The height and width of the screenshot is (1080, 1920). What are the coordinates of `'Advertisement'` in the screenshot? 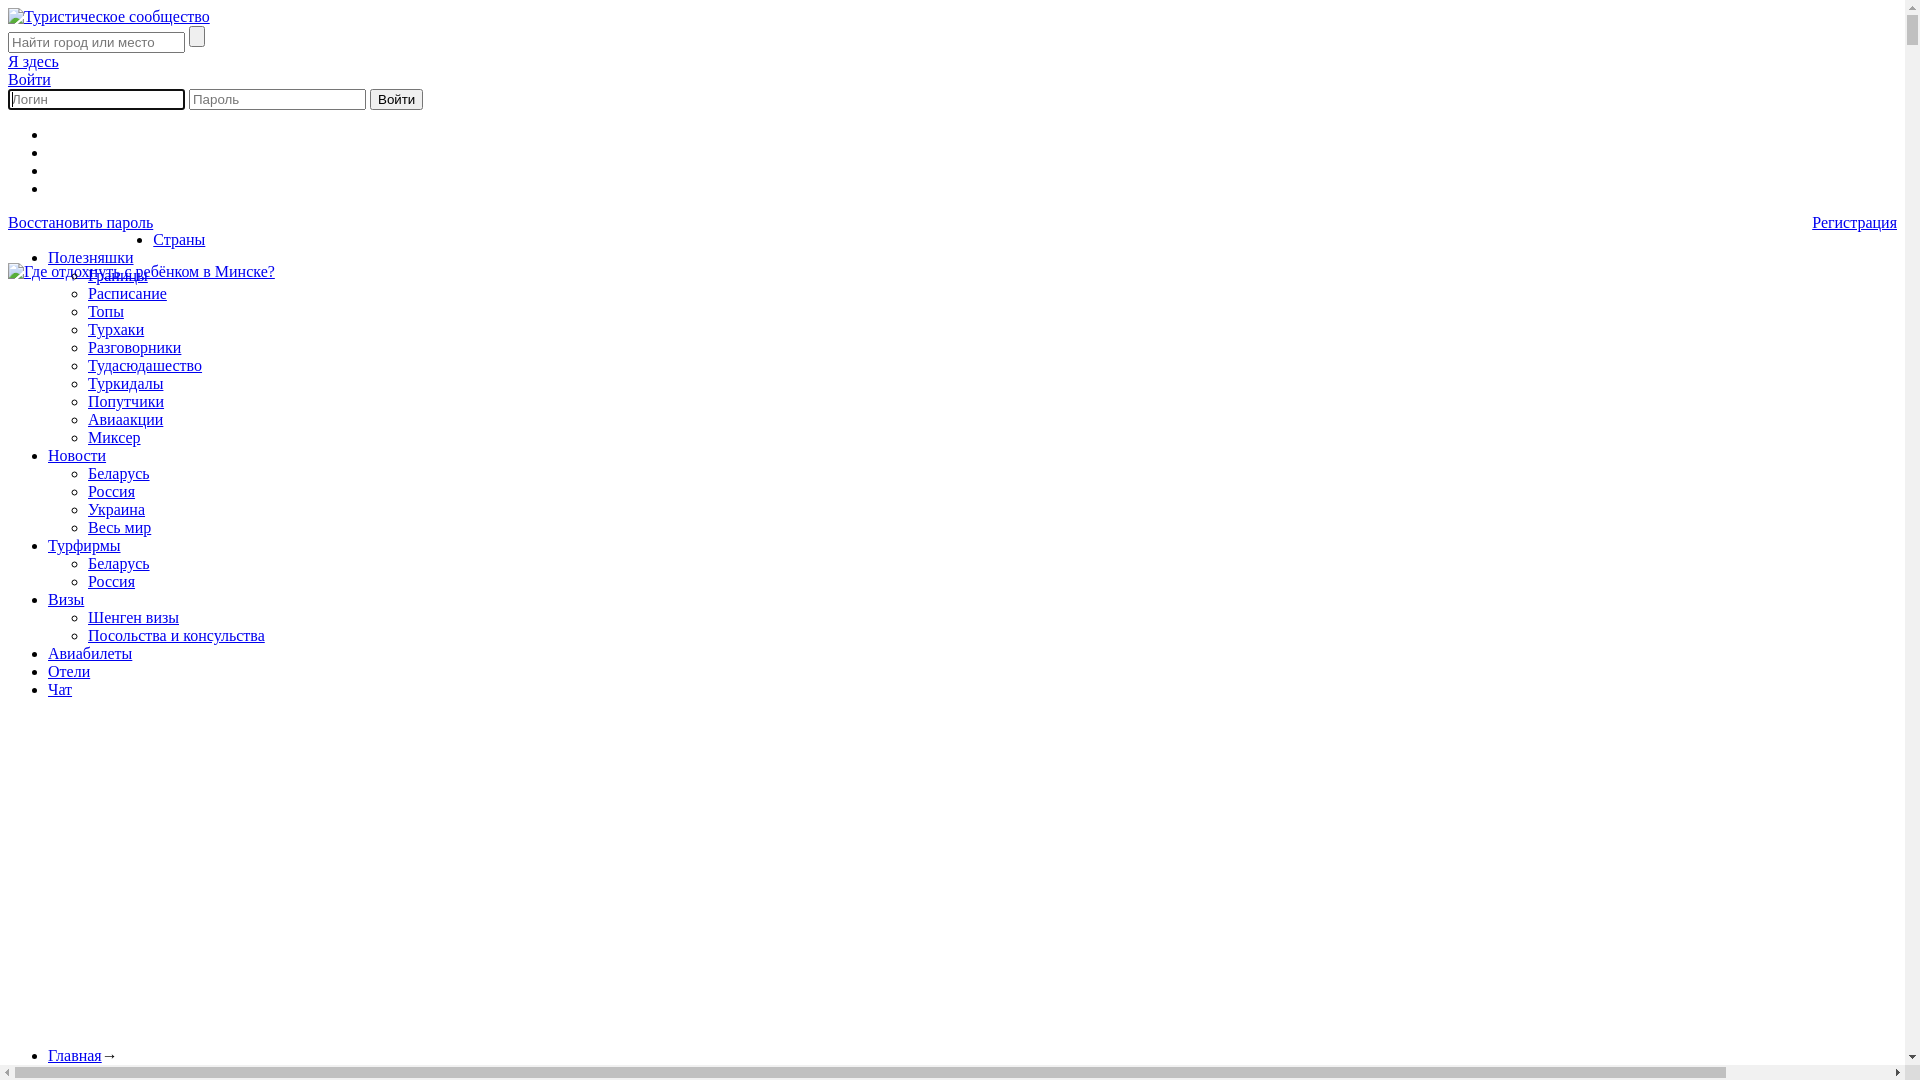 It's located at (607, 890).